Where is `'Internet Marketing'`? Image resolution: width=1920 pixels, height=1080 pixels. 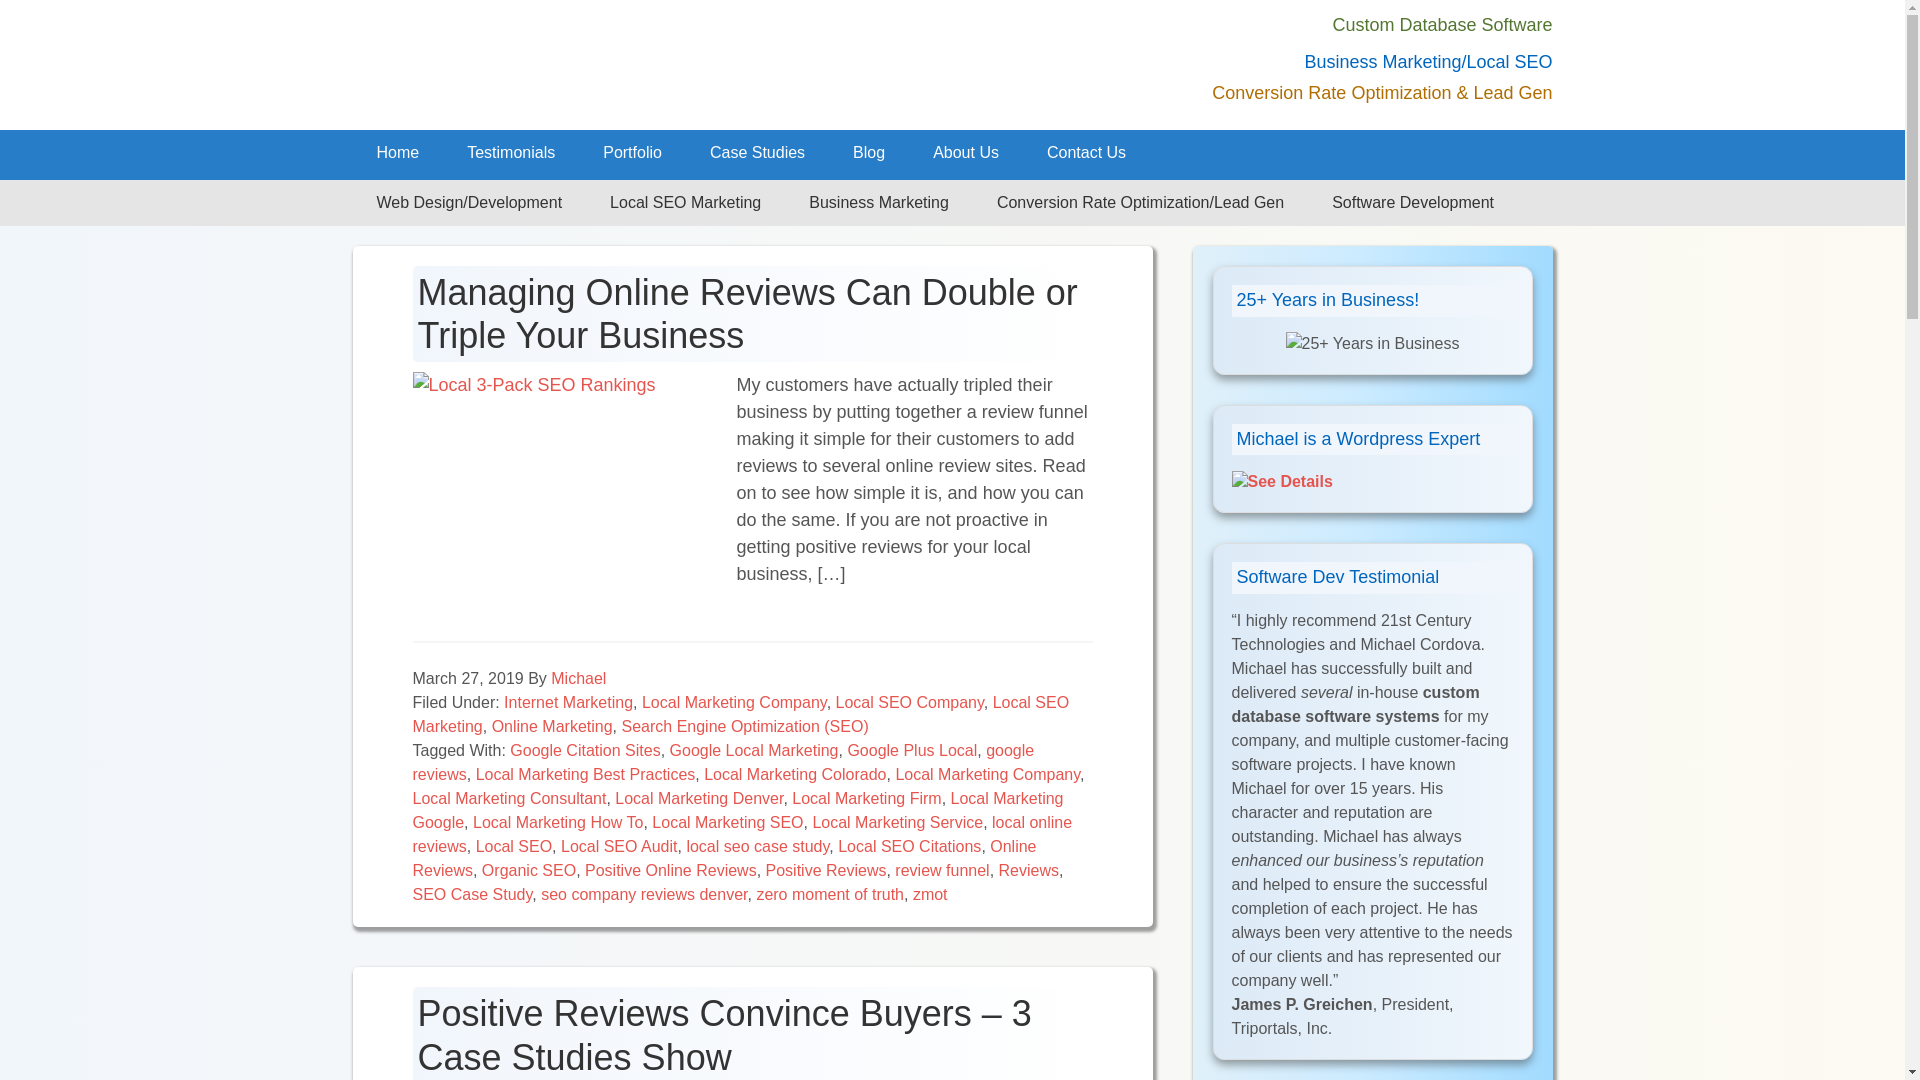
'Internet Marketing' is located at coordinates (504, 701).